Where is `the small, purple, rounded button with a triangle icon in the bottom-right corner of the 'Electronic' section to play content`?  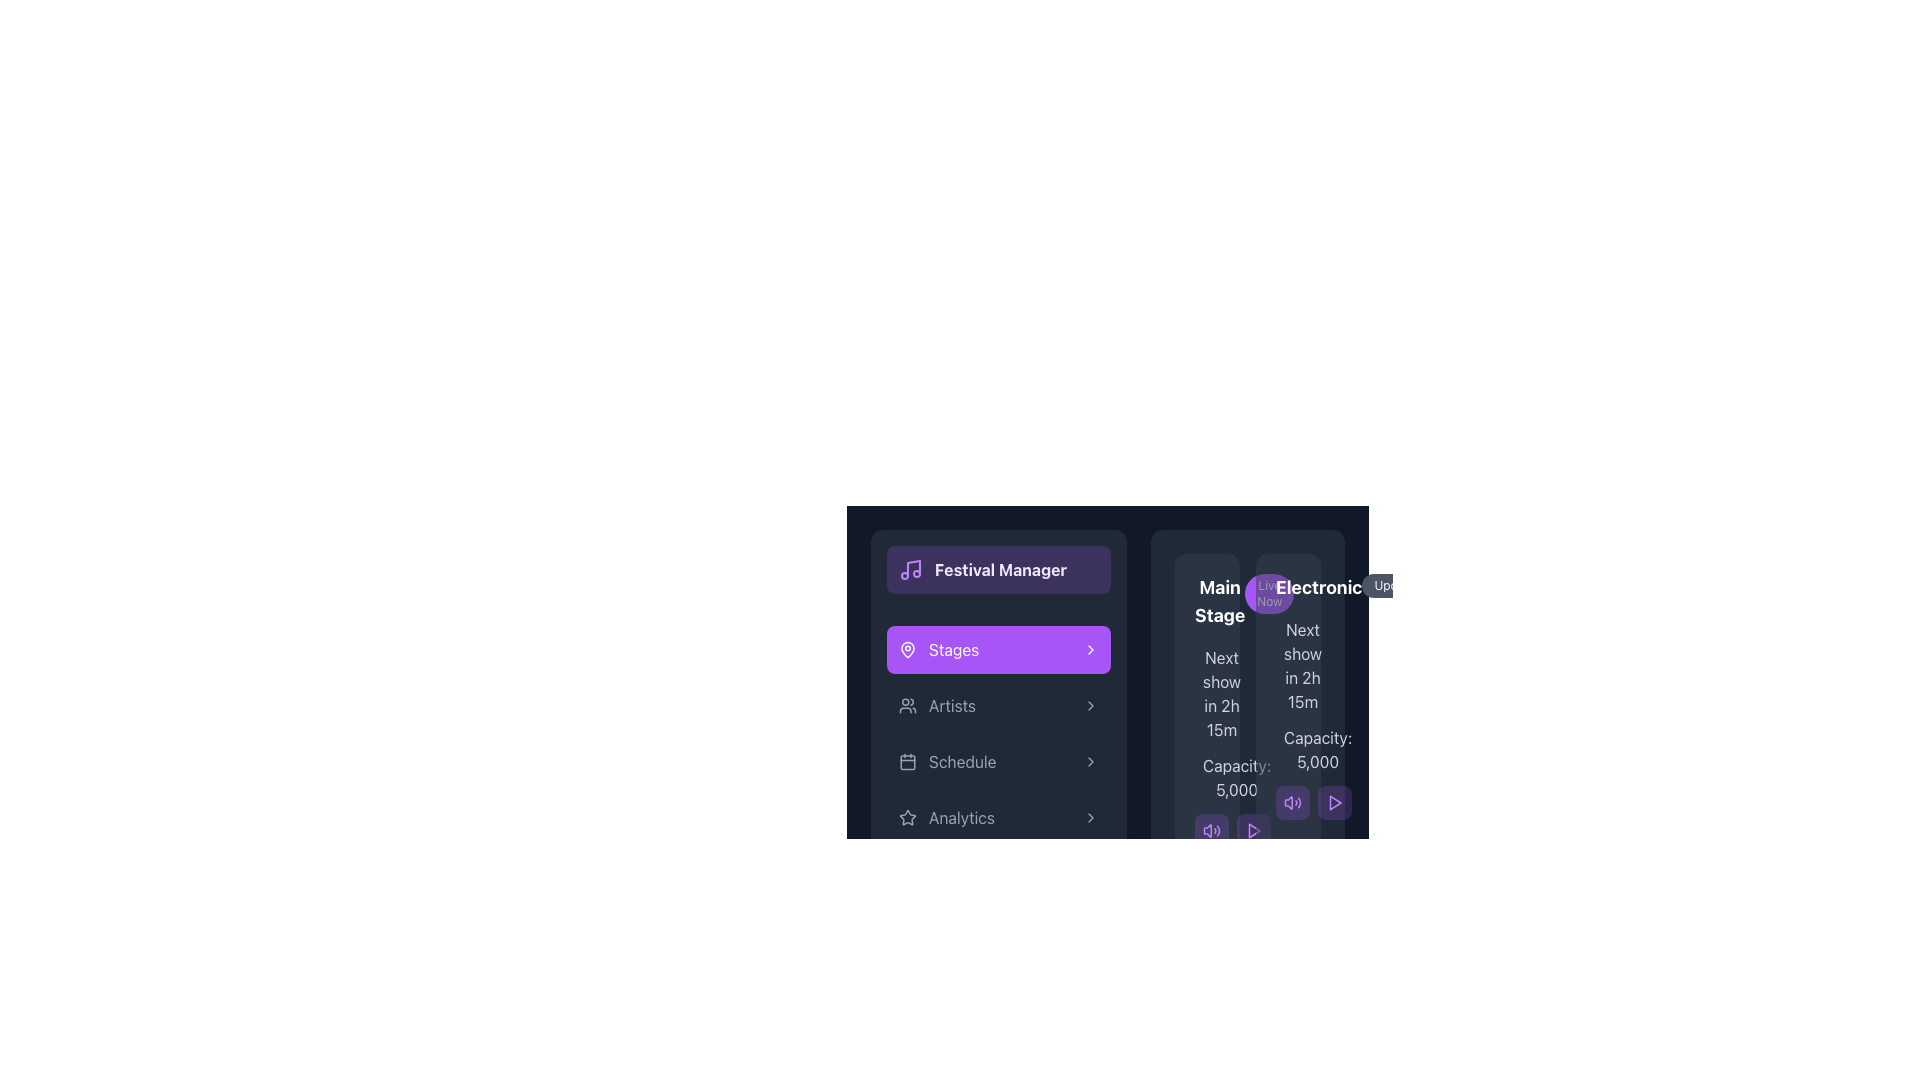 the small, purple, rounded button with a triangle icon in the bottom-right corner of the 'Electronic' section to play content is located at coordinates (1334, 801).